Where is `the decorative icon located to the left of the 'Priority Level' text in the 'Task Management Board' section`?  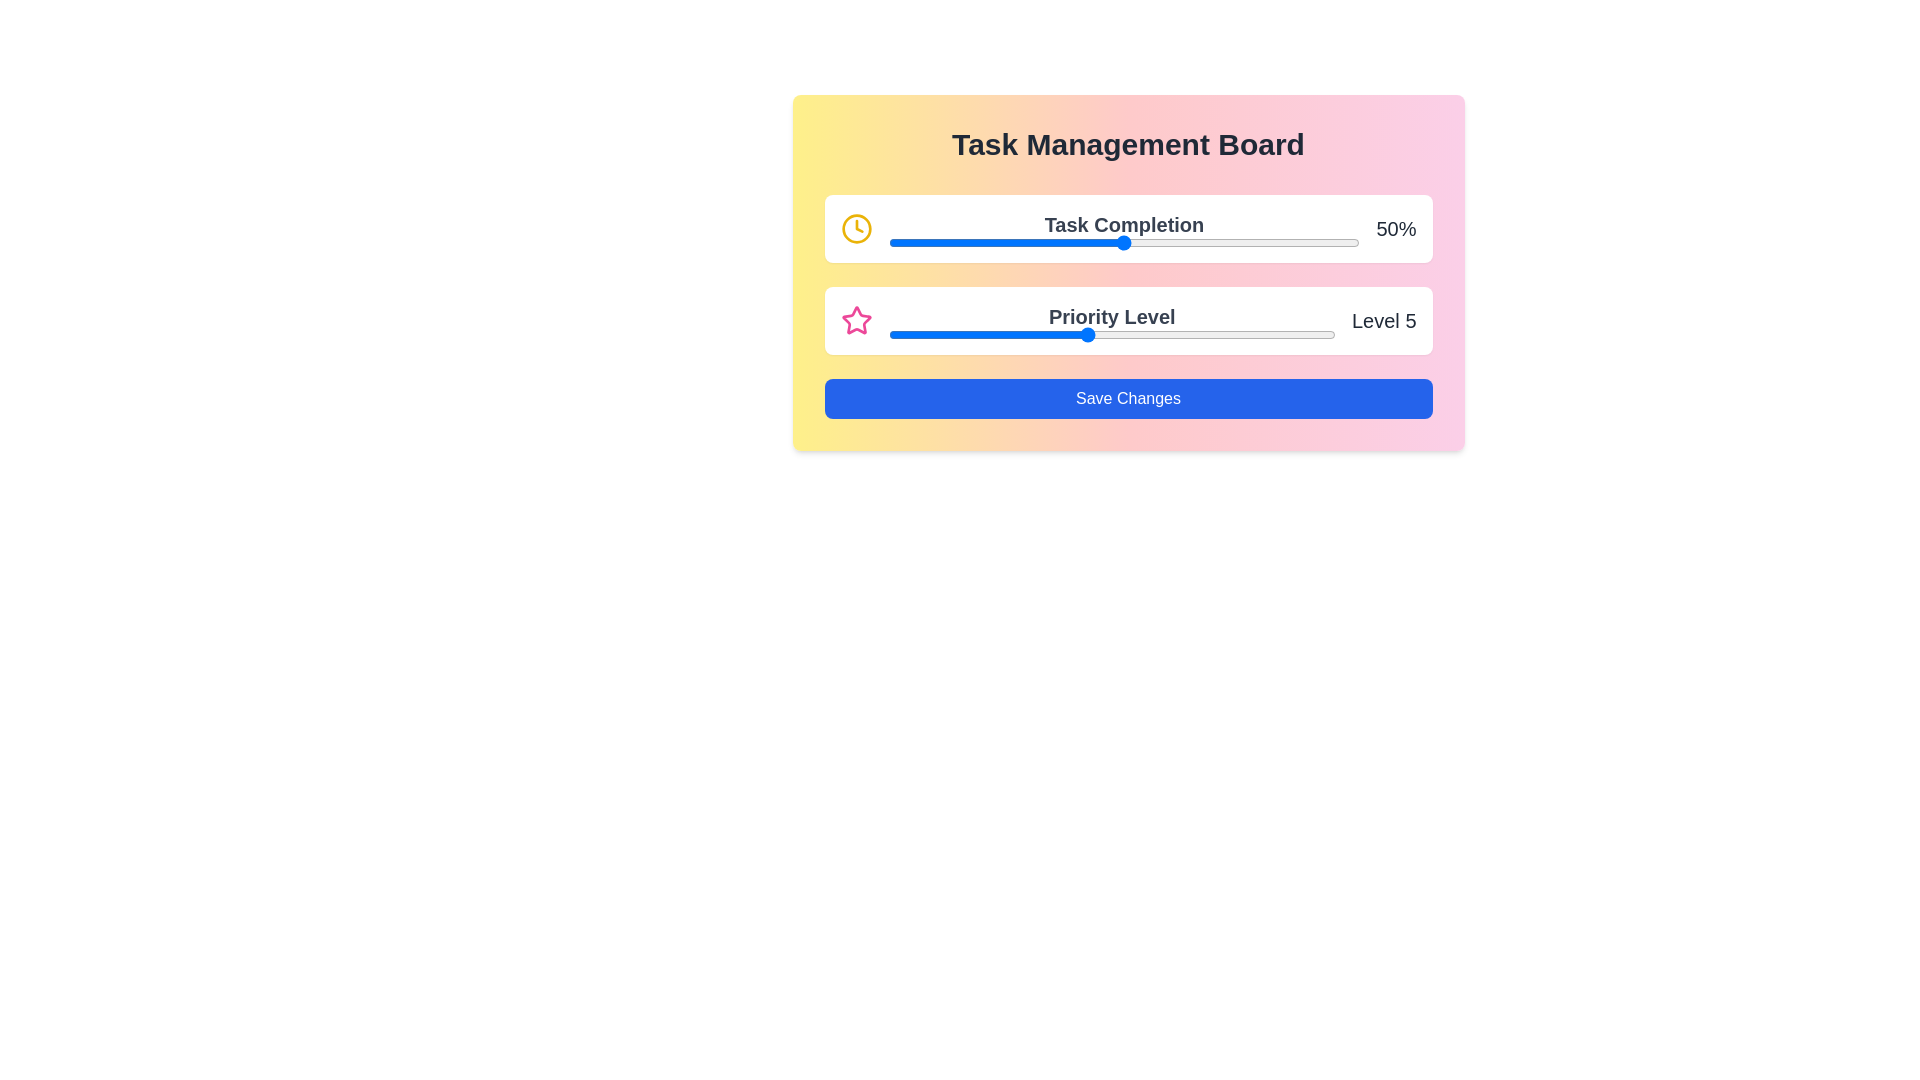 the decorative icon located to the left of the 'Priority Level' text in the 'Task Management Board' section is located at coordinates (856, 319).